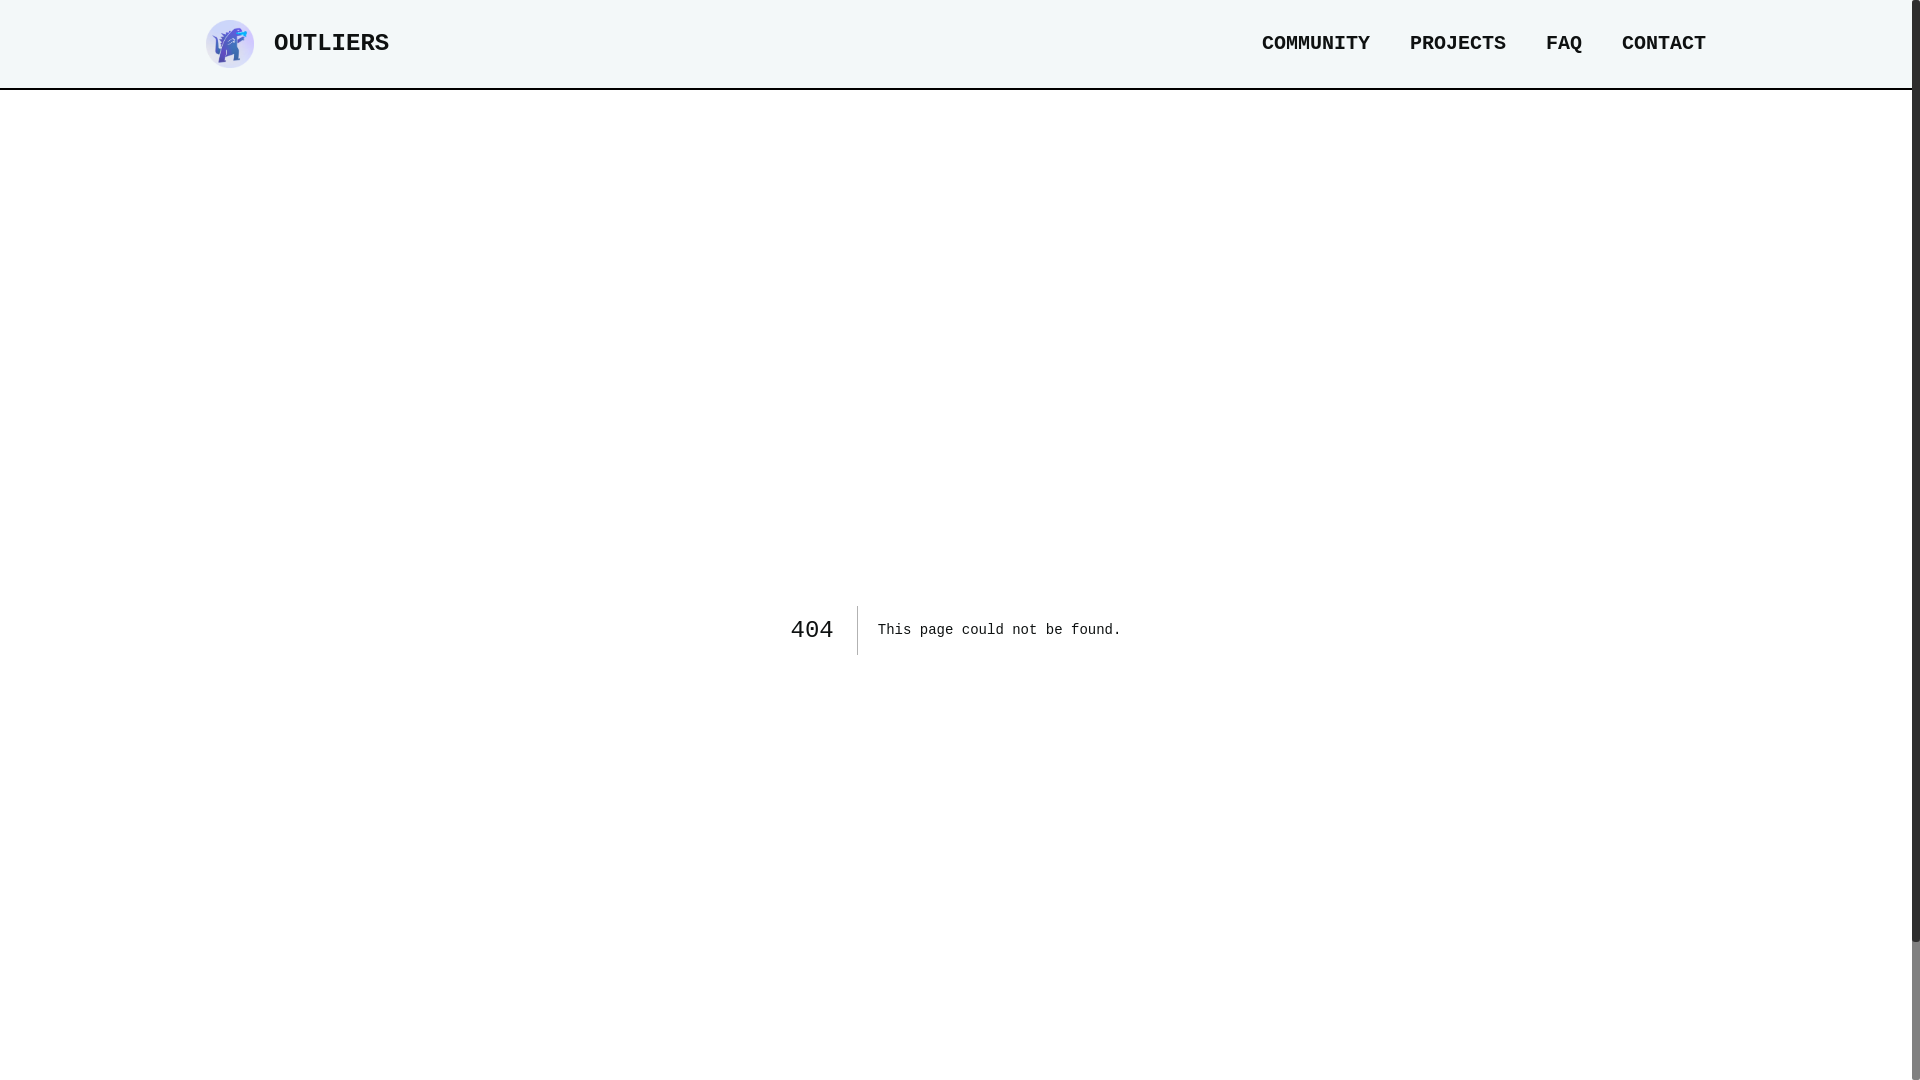  What do you see at coordinates (1409, 43) in the screenshot?
I see `'PROJECTS'` at bounding box center [1409, 43].